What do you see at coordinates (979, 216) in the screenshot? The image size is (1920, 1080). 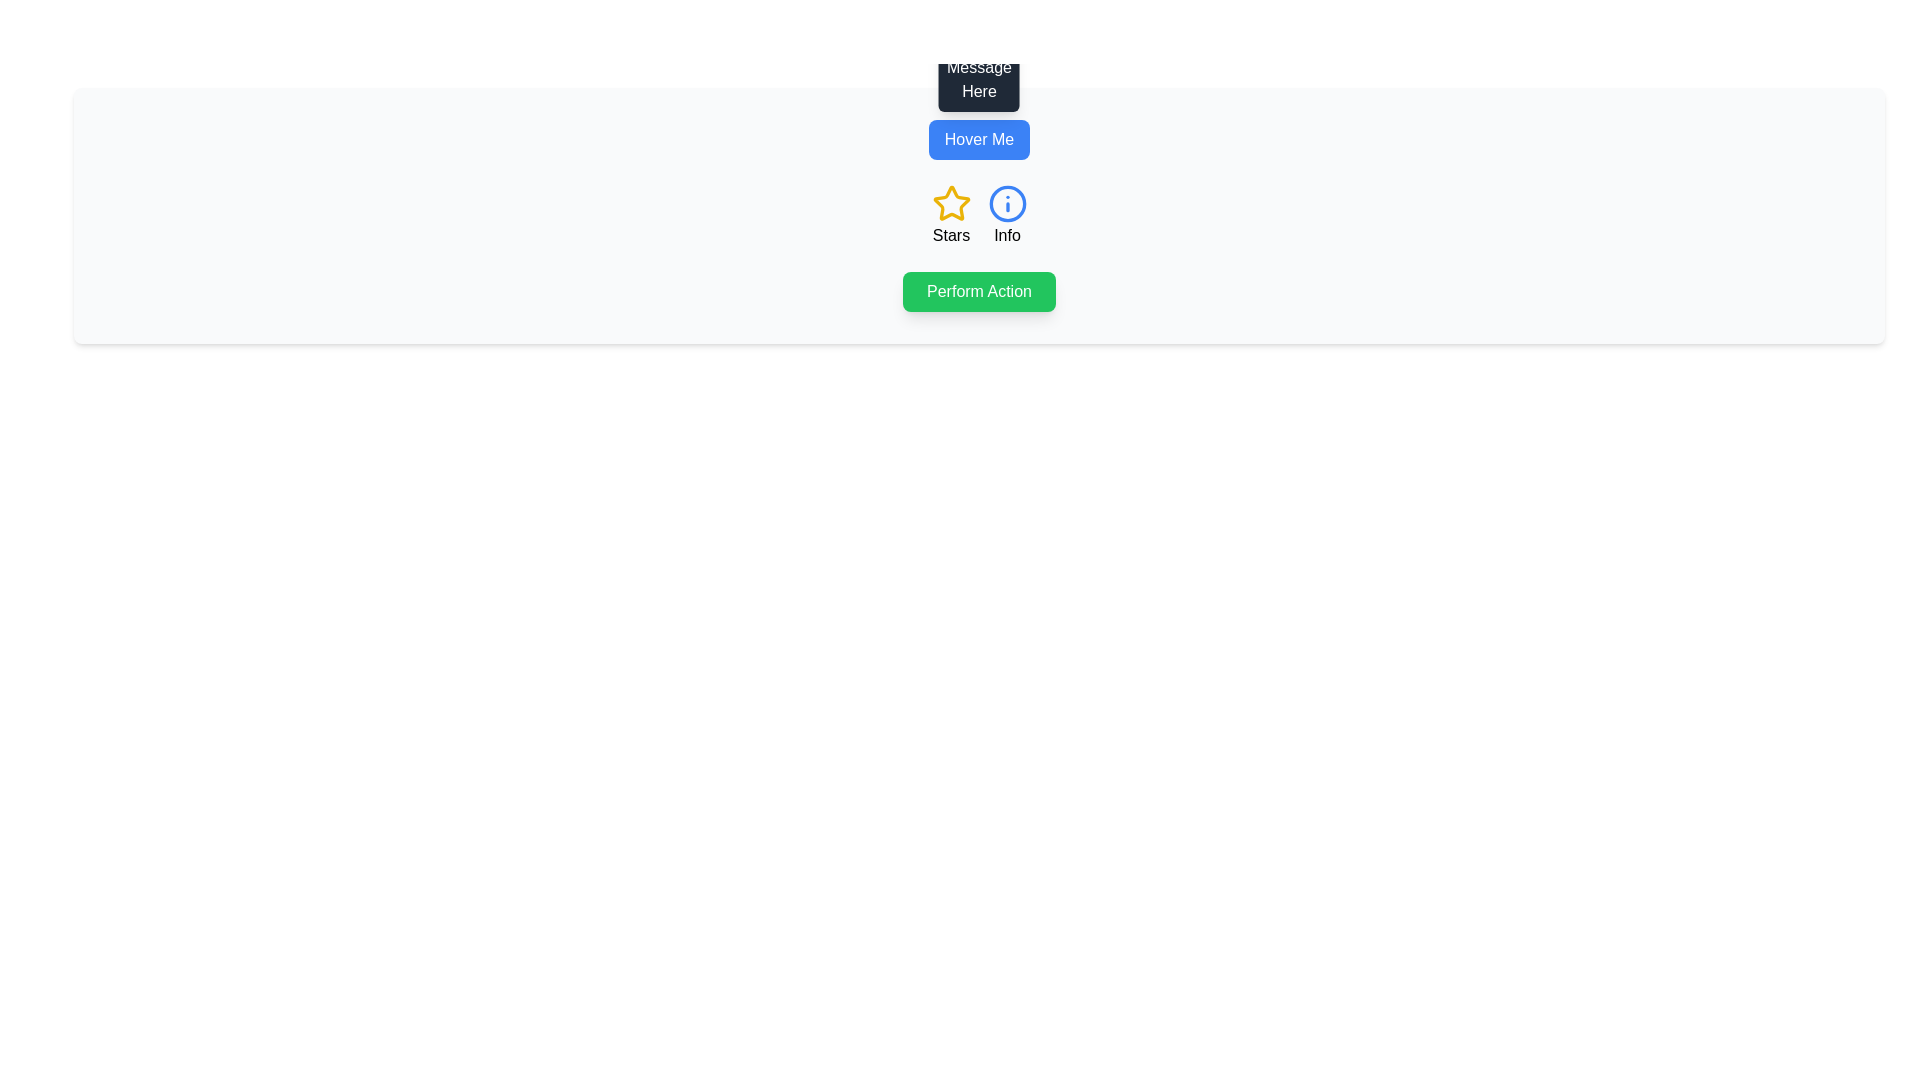 I see `the blue outlined information circle icon in the grid layout` at bounding box center [979, 216].